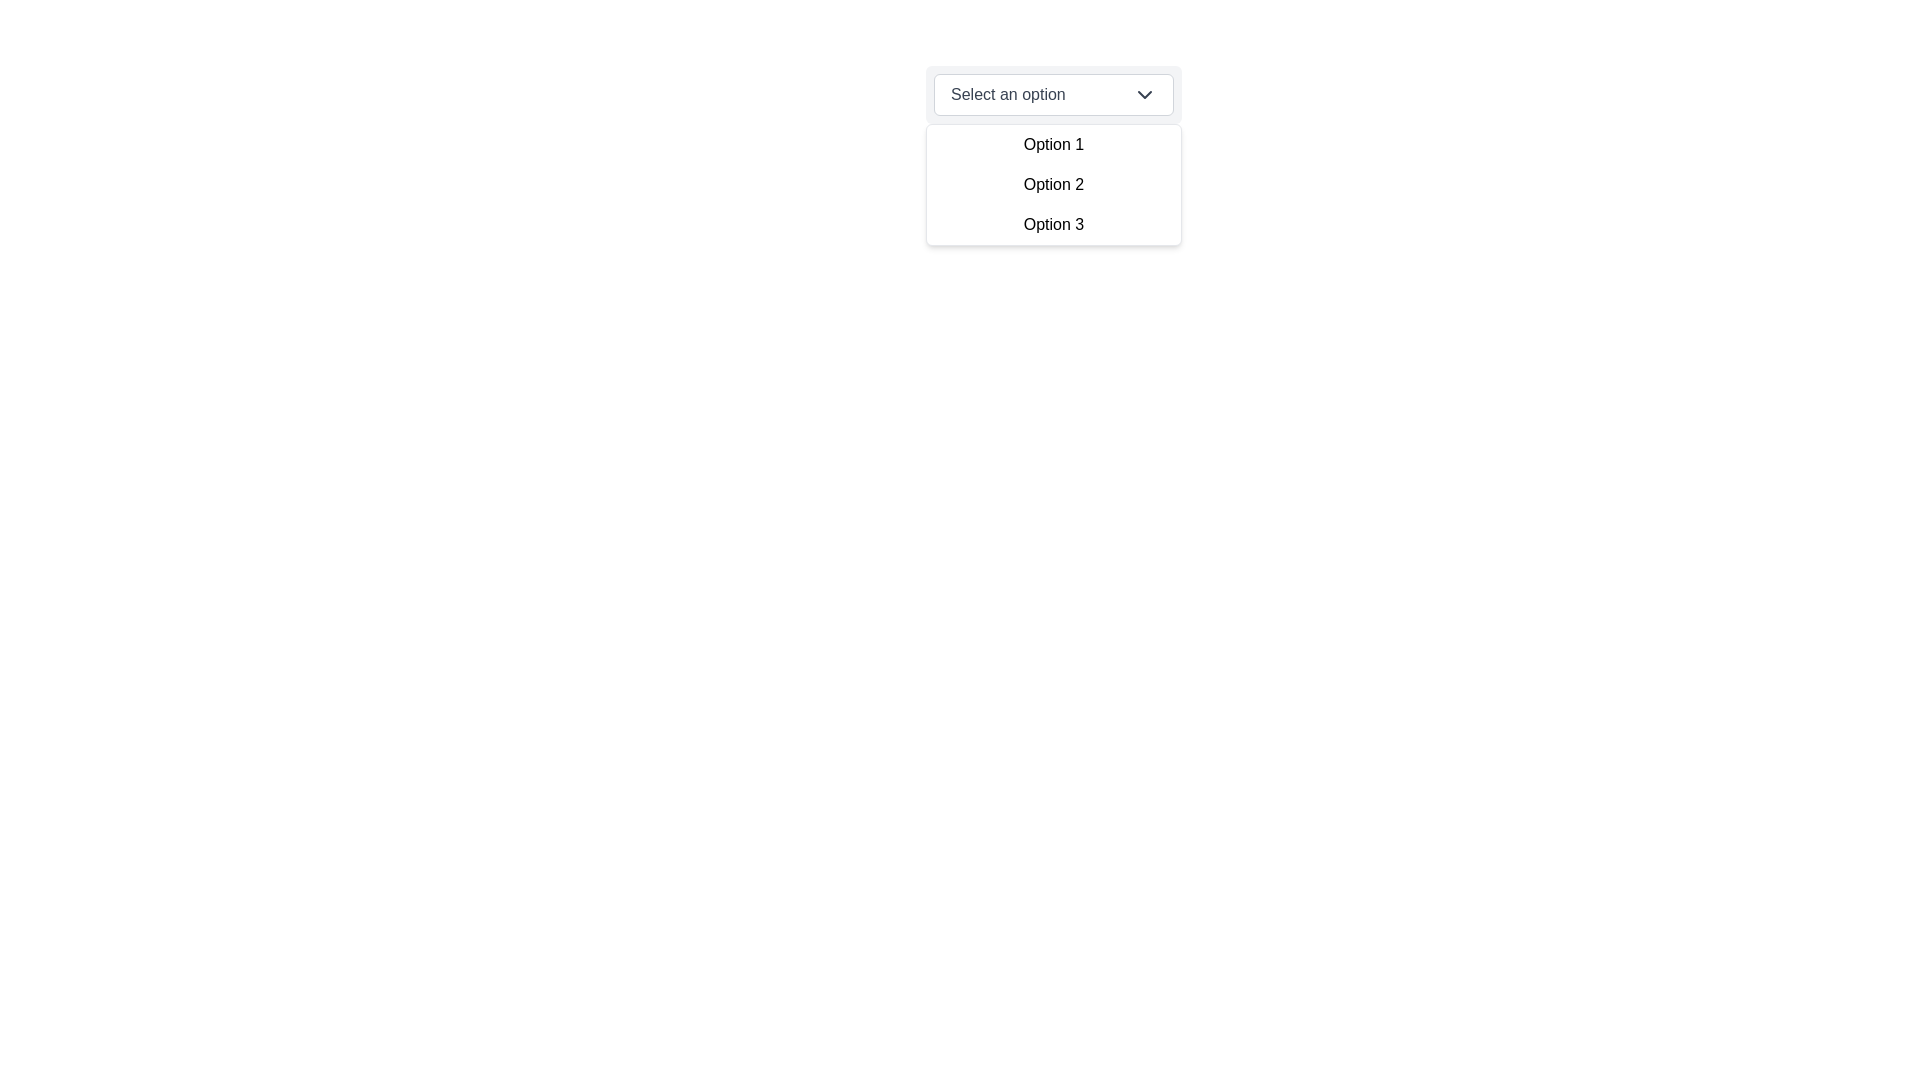 This screenshot has width=1920, height=1080. I want to click on the Dropdown indicator icon located in the upper-right corner of the dropdown field next to the text 'Select an option', so click(1145, 95).